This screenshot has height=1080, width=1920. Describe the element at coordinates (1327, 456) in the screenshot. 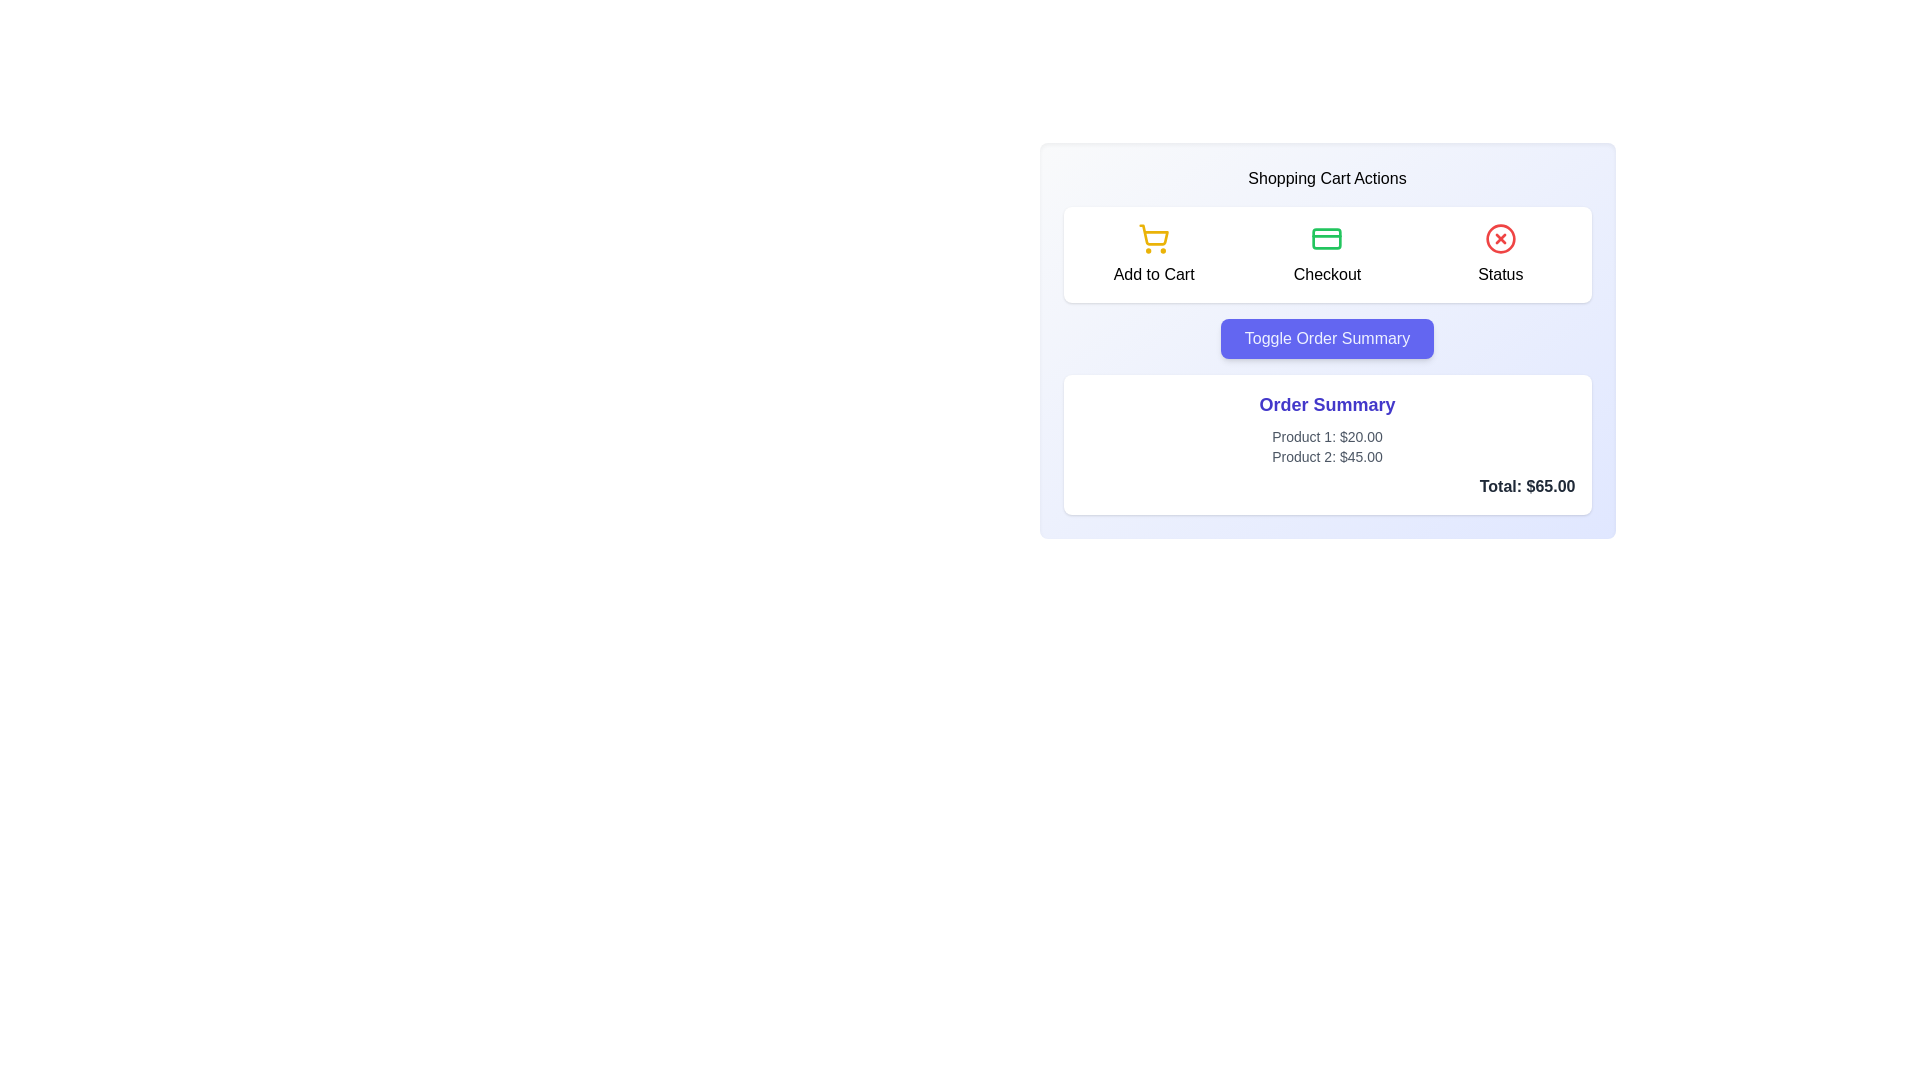

I see `the text label displaying 'Product 2: $45.00' in the Order Summary section` at that location.